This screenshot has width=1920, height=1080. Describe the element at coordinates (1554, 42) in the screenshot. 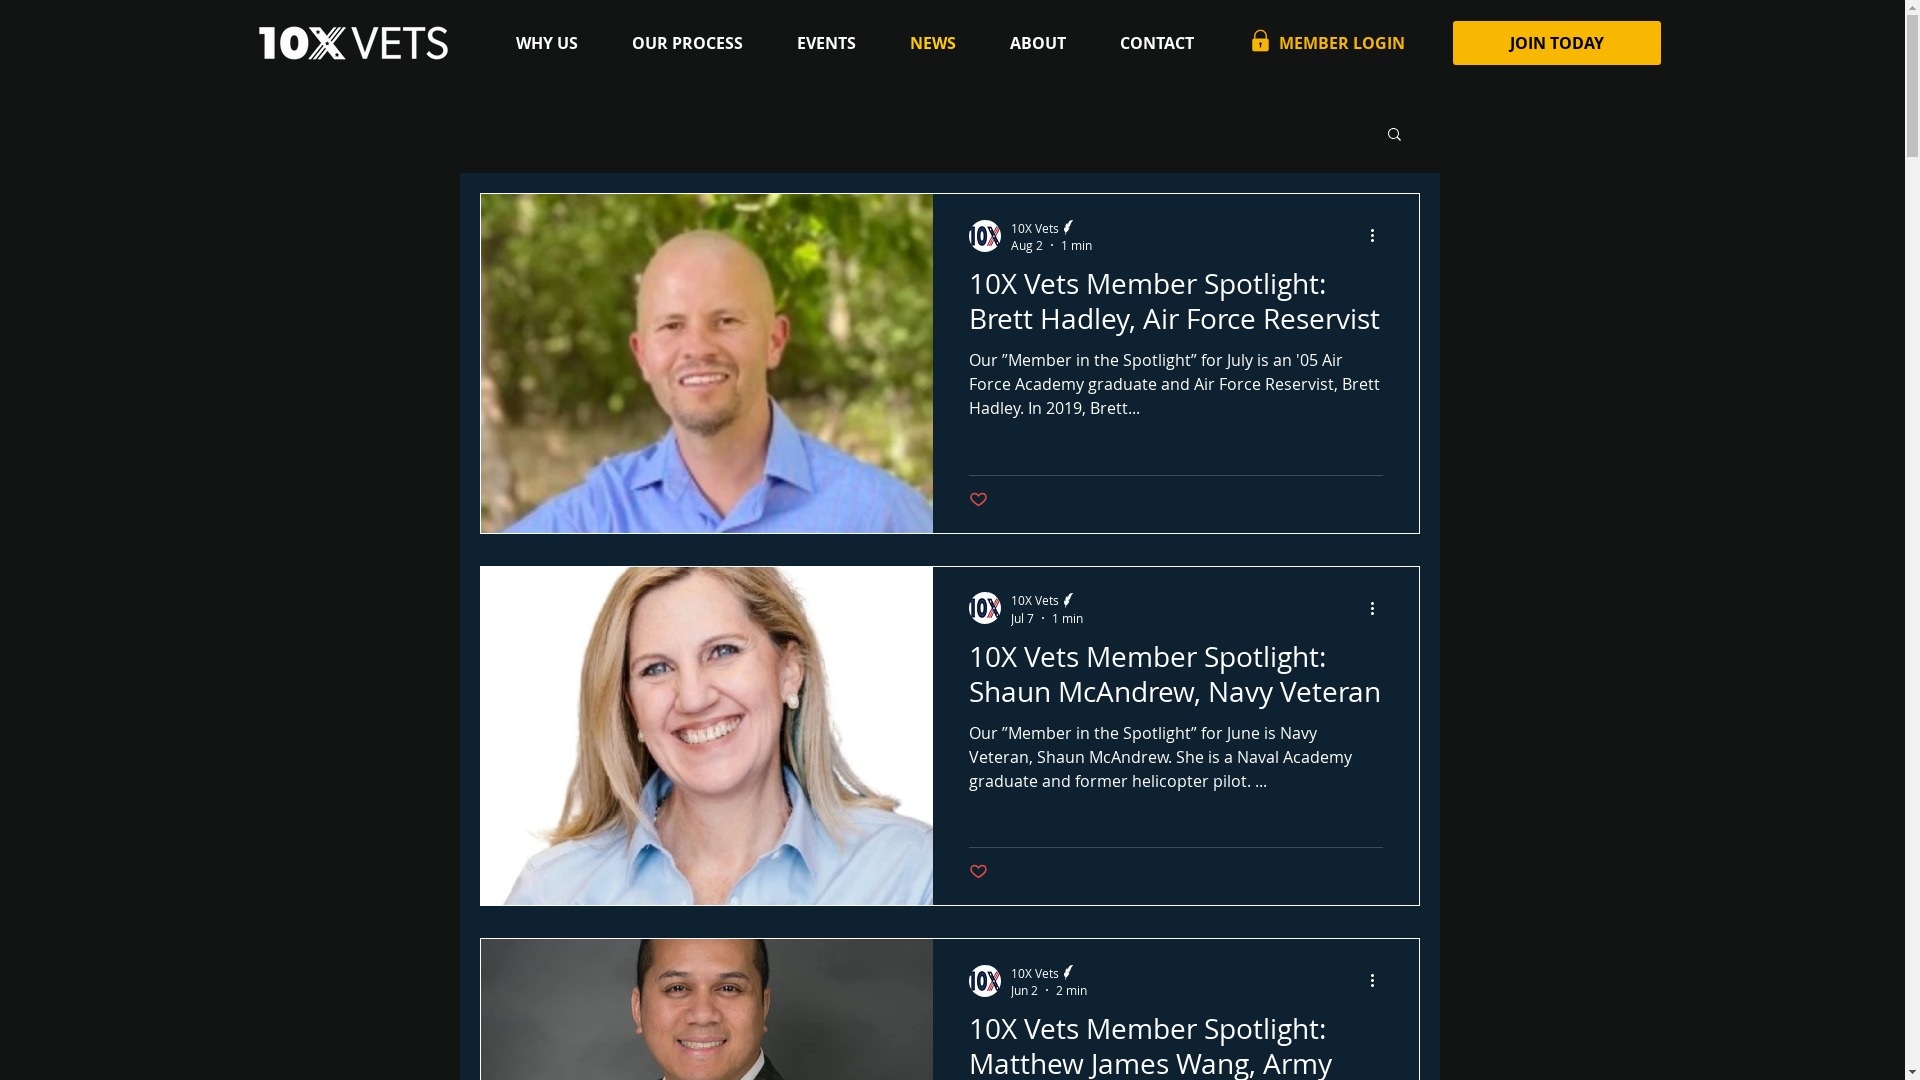

I see `'JOIN TODAY'` at that location.